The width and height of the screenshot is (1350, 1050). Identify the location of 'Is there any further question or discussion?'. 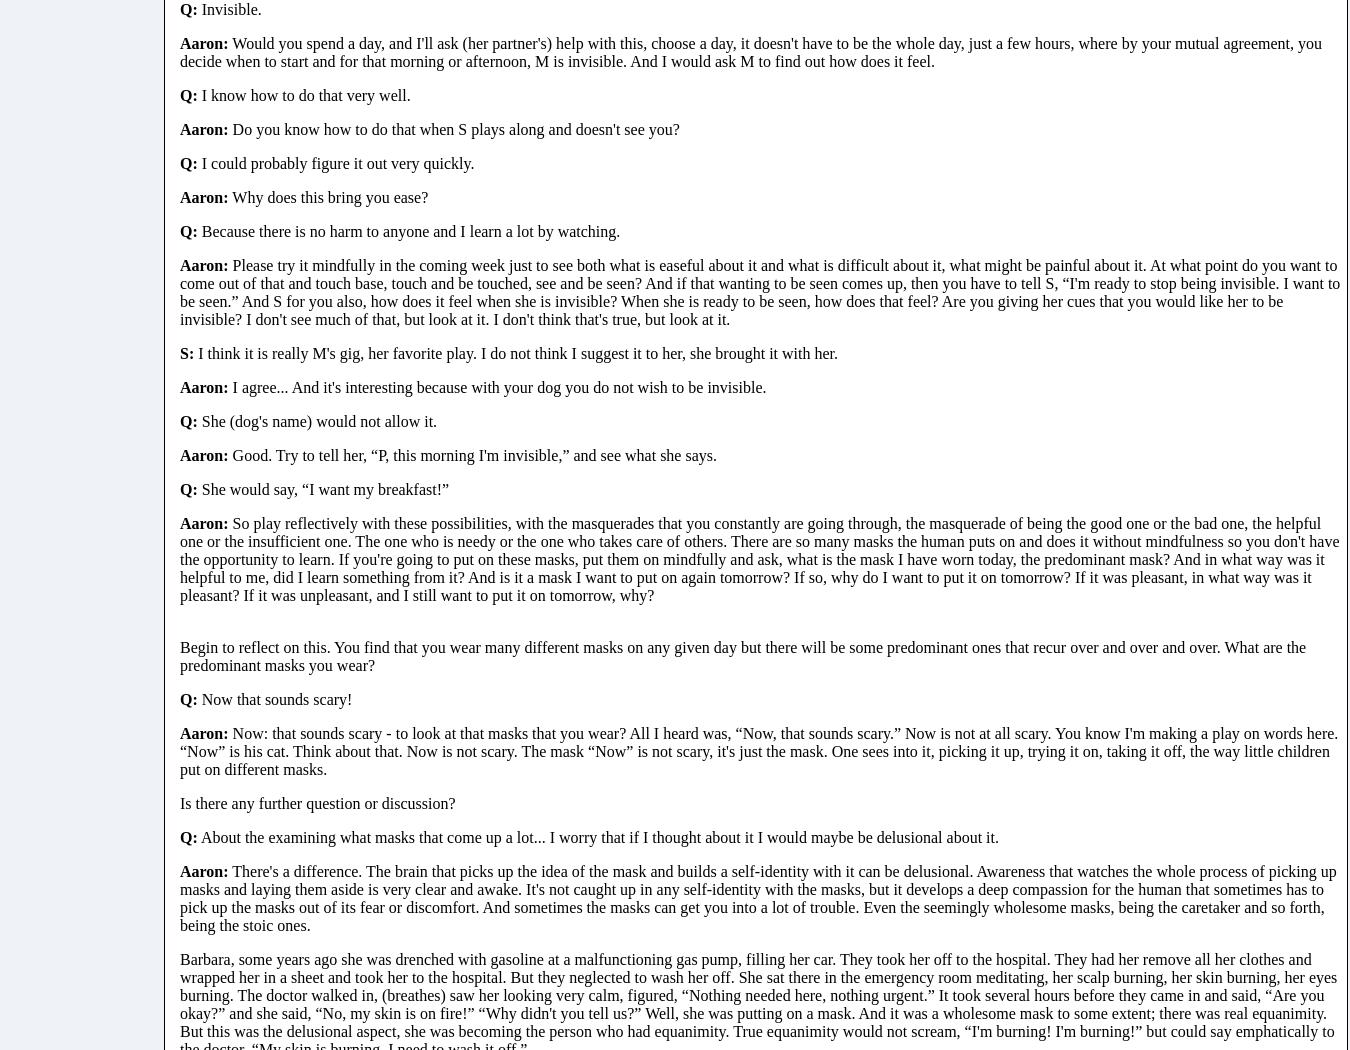
(179, 801).